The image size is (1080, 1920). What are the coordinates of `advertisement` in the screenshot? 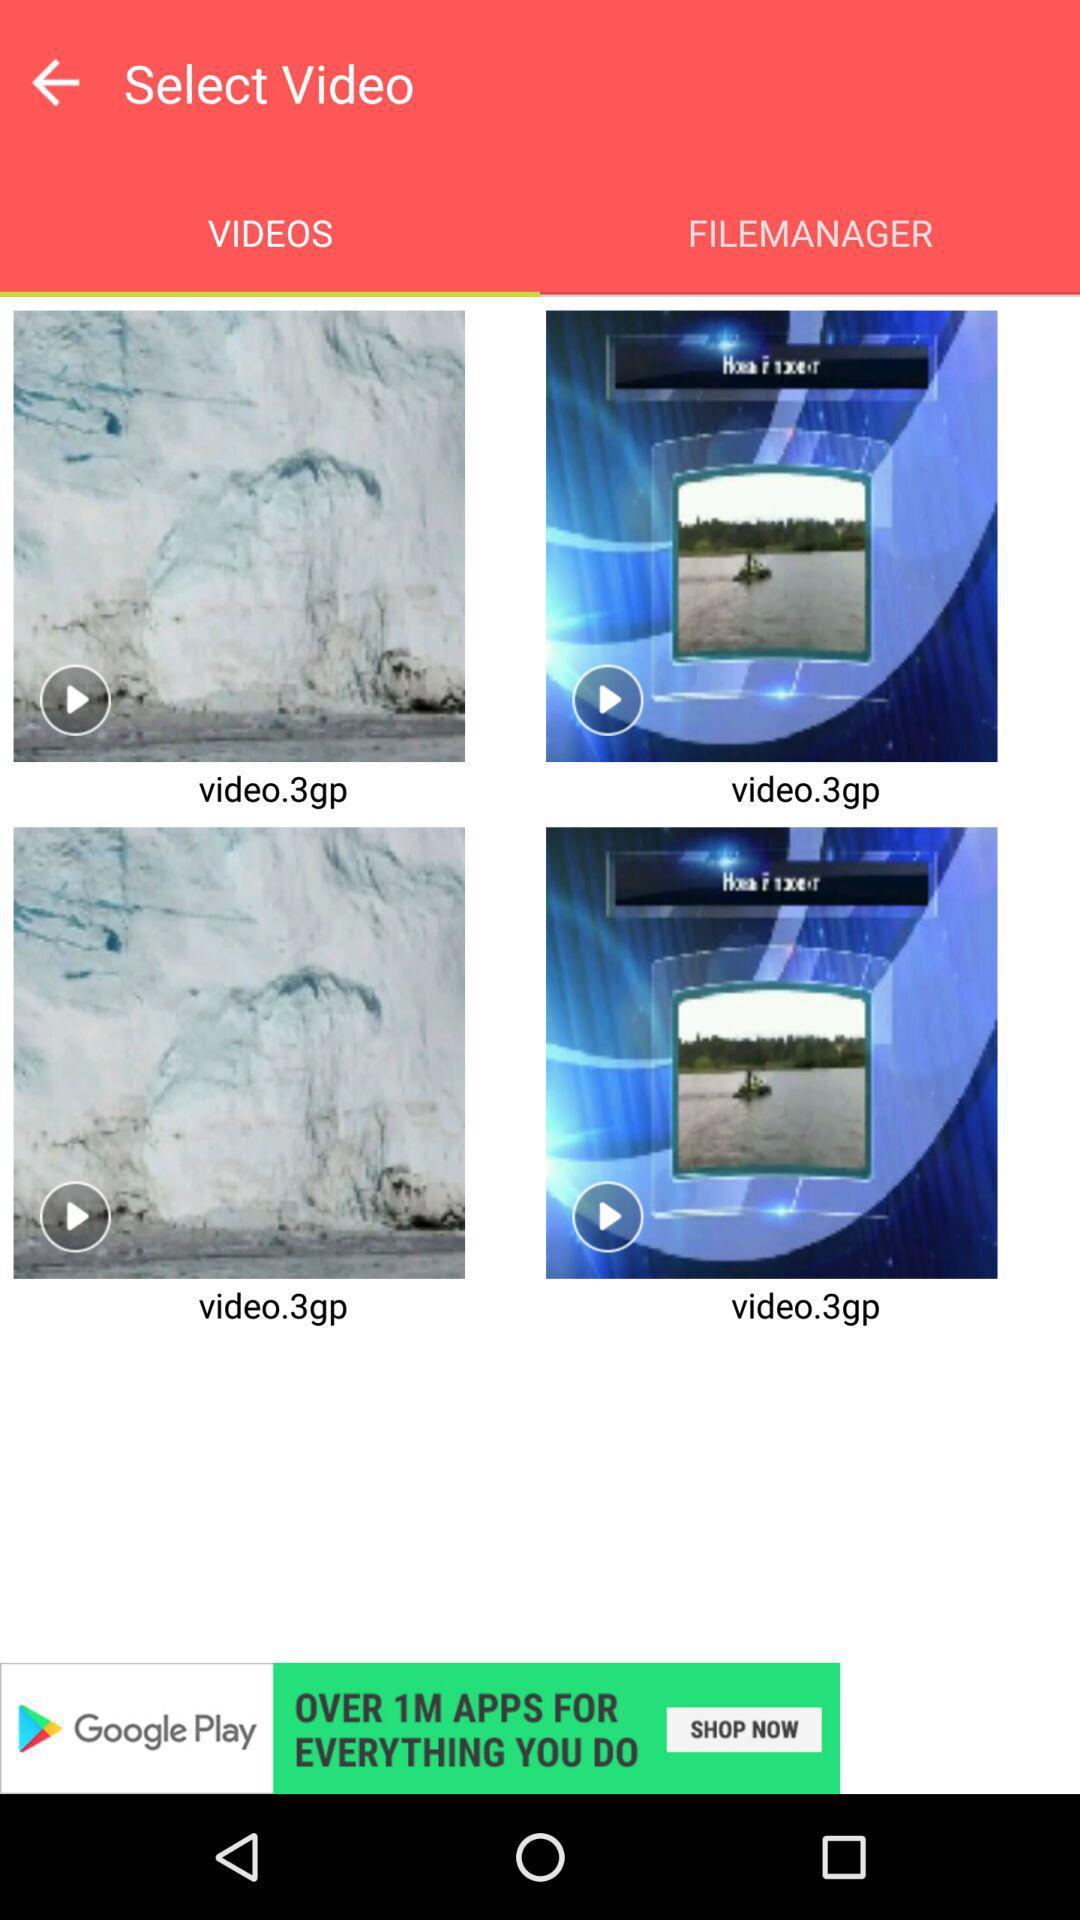 It's located at (540, 1727).